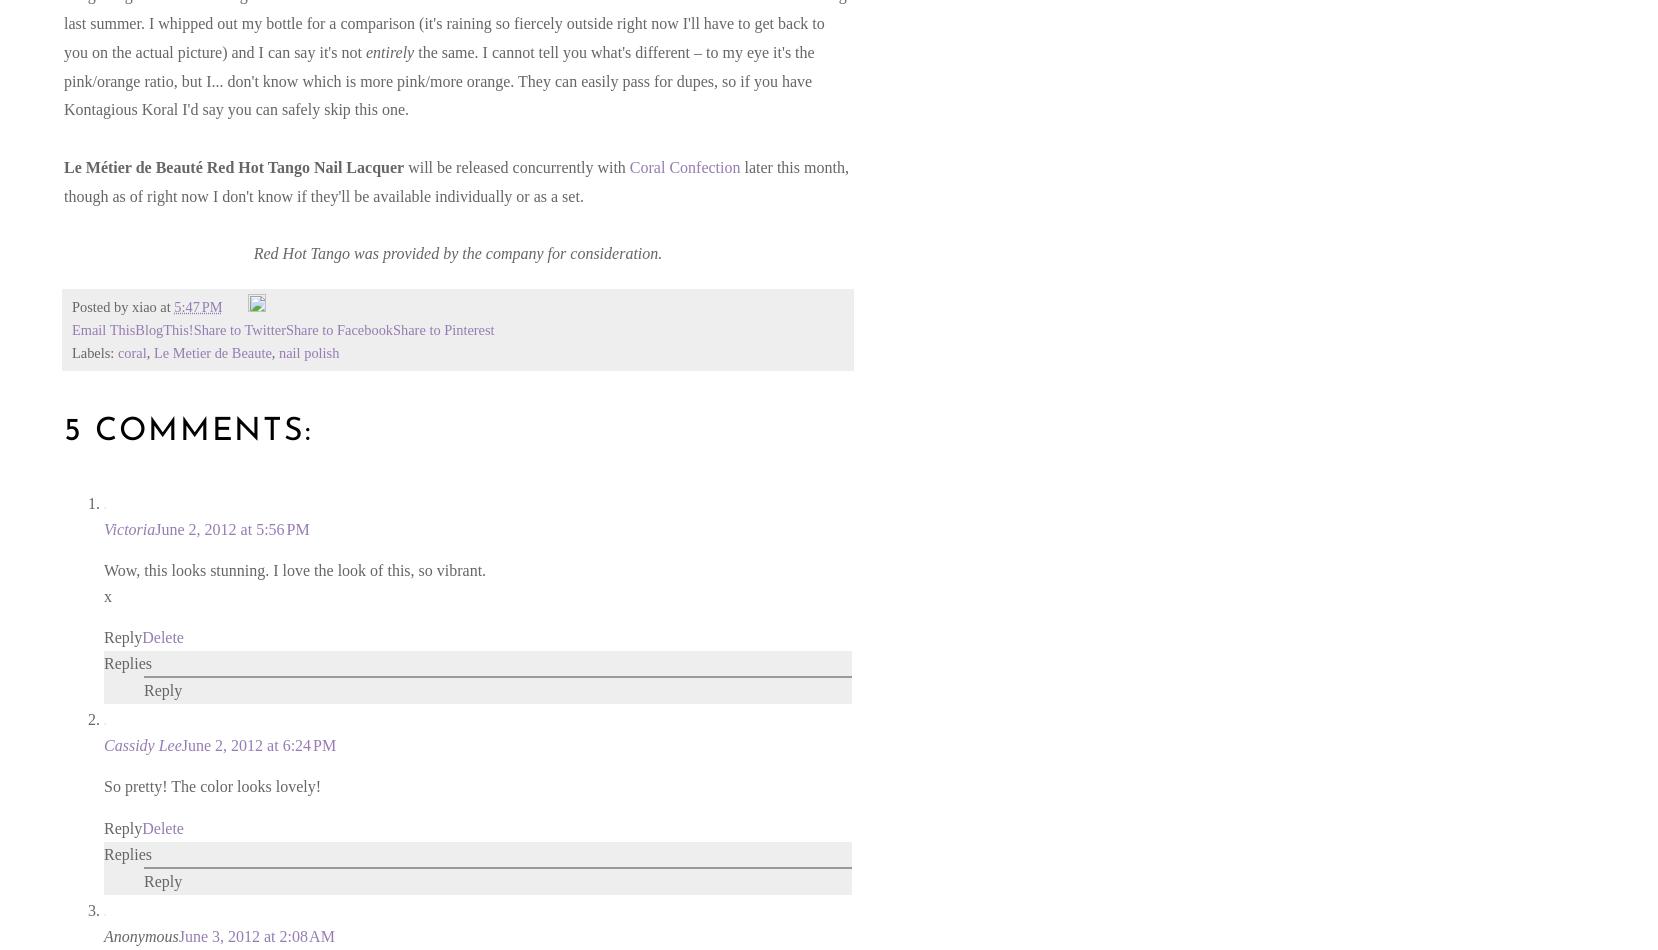 This screenshot has height=950, width=1658. What do you see at coordinates (106, 595) in the screenshot?
I see `'x'` at bounding box center [106, 595].